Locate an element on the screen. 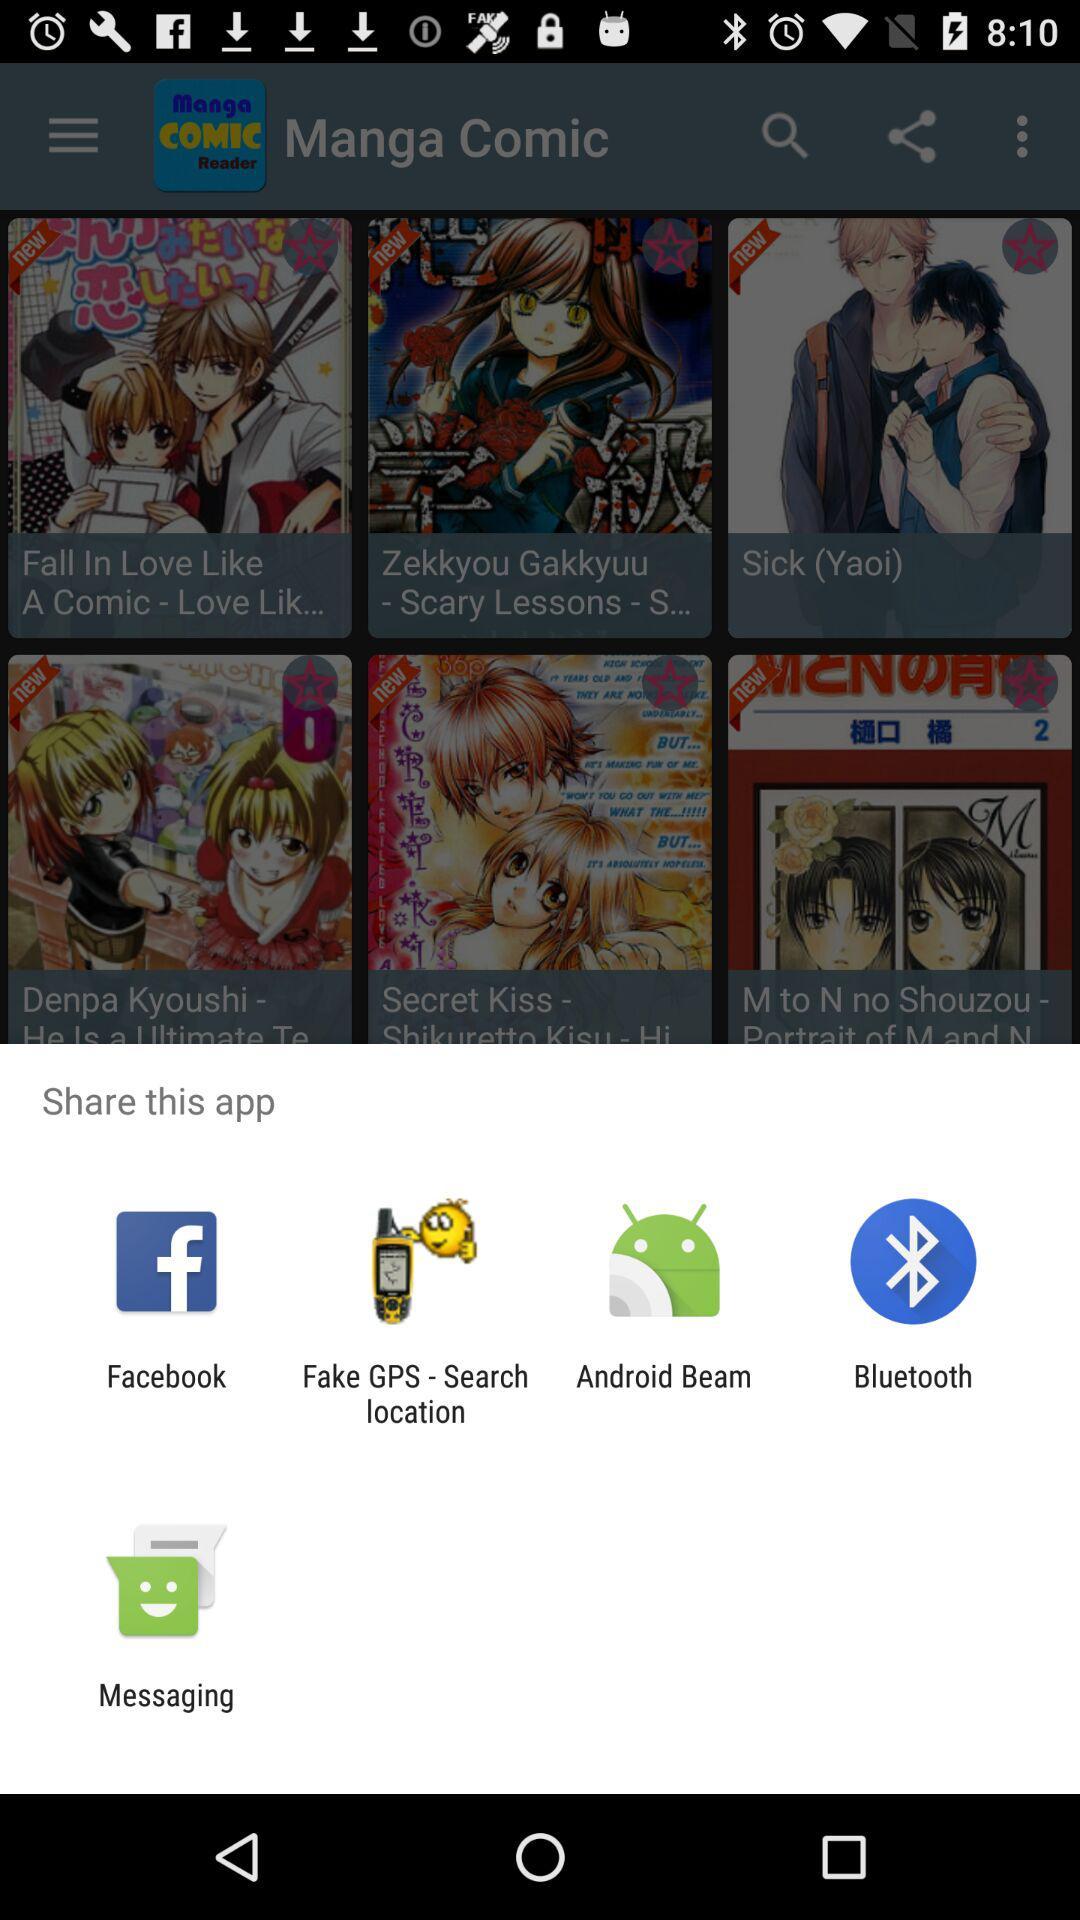  the app next to bluetooth app is located at coordinates (664, 1392).